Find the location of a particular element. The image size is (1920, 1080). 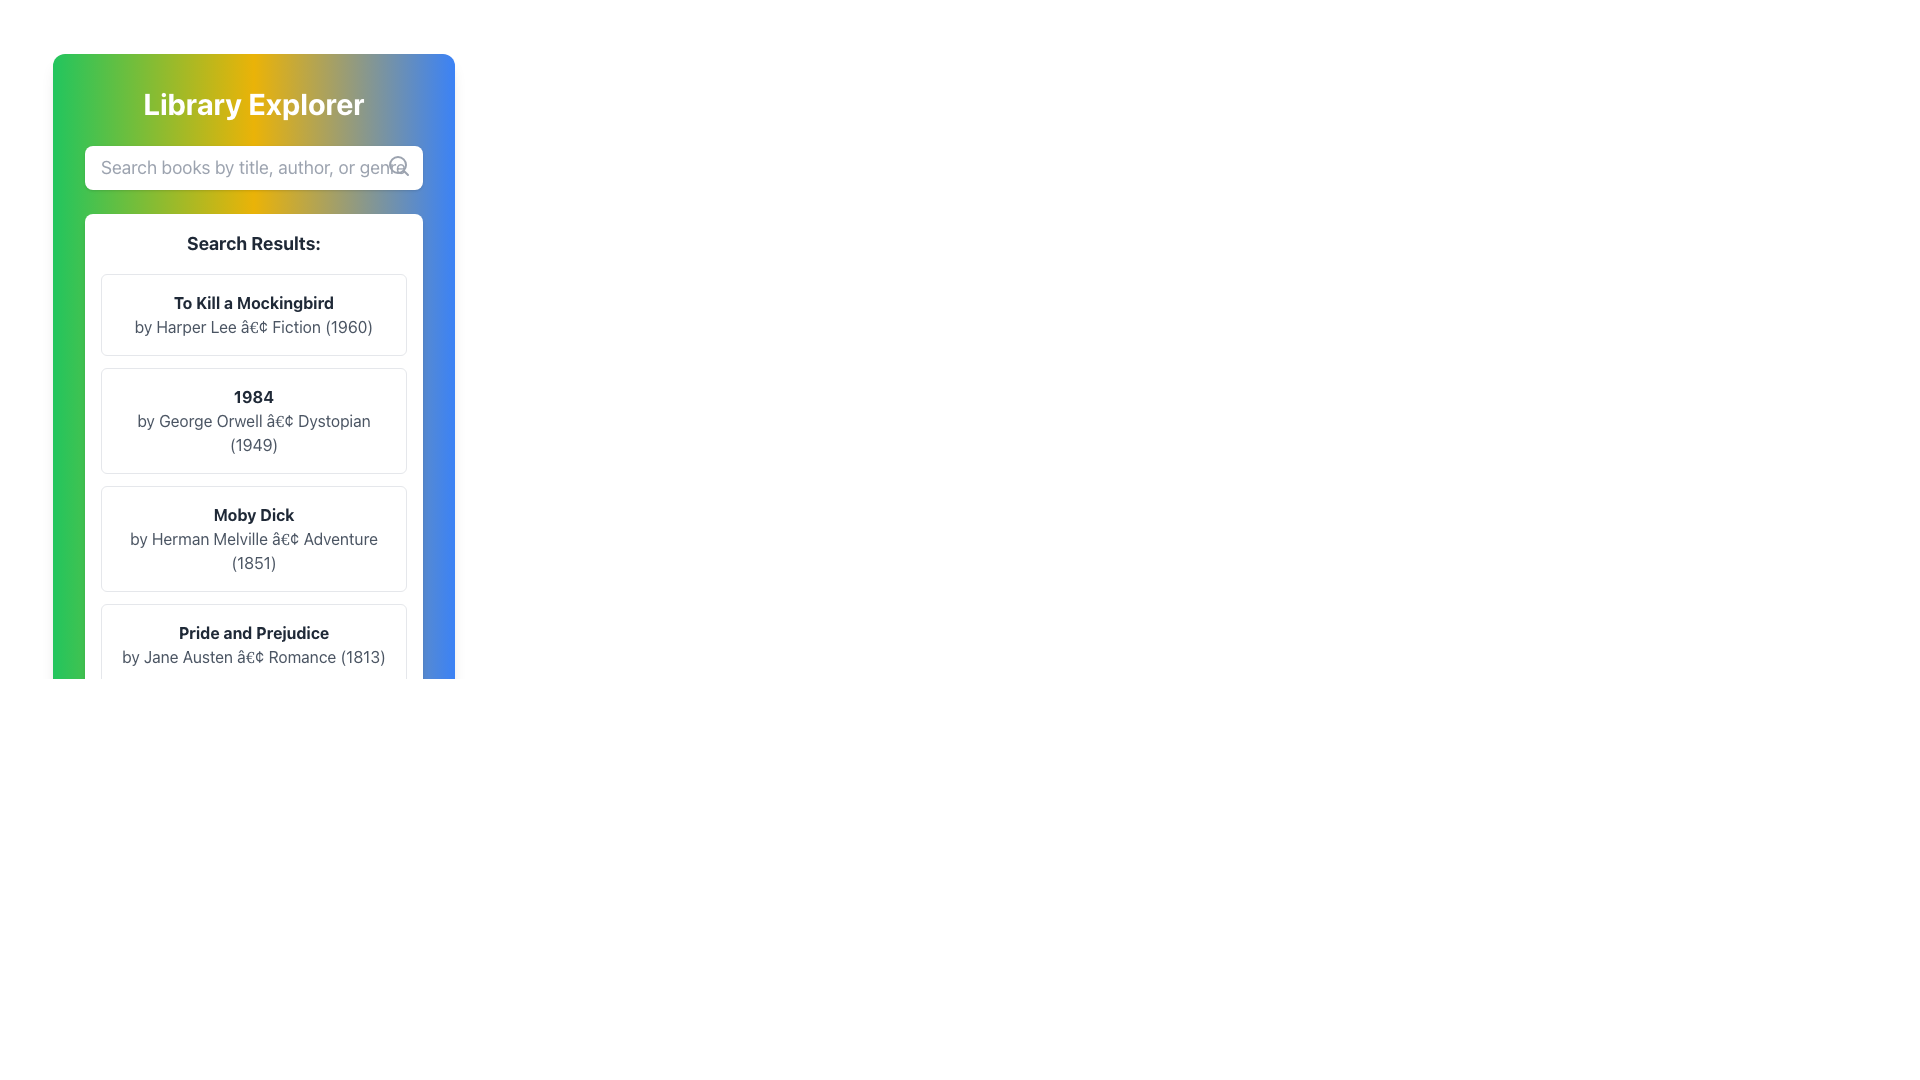

the Search Result Item for the book titled 'To Kill a Mockingbird' is located at coordinates (253, 315).